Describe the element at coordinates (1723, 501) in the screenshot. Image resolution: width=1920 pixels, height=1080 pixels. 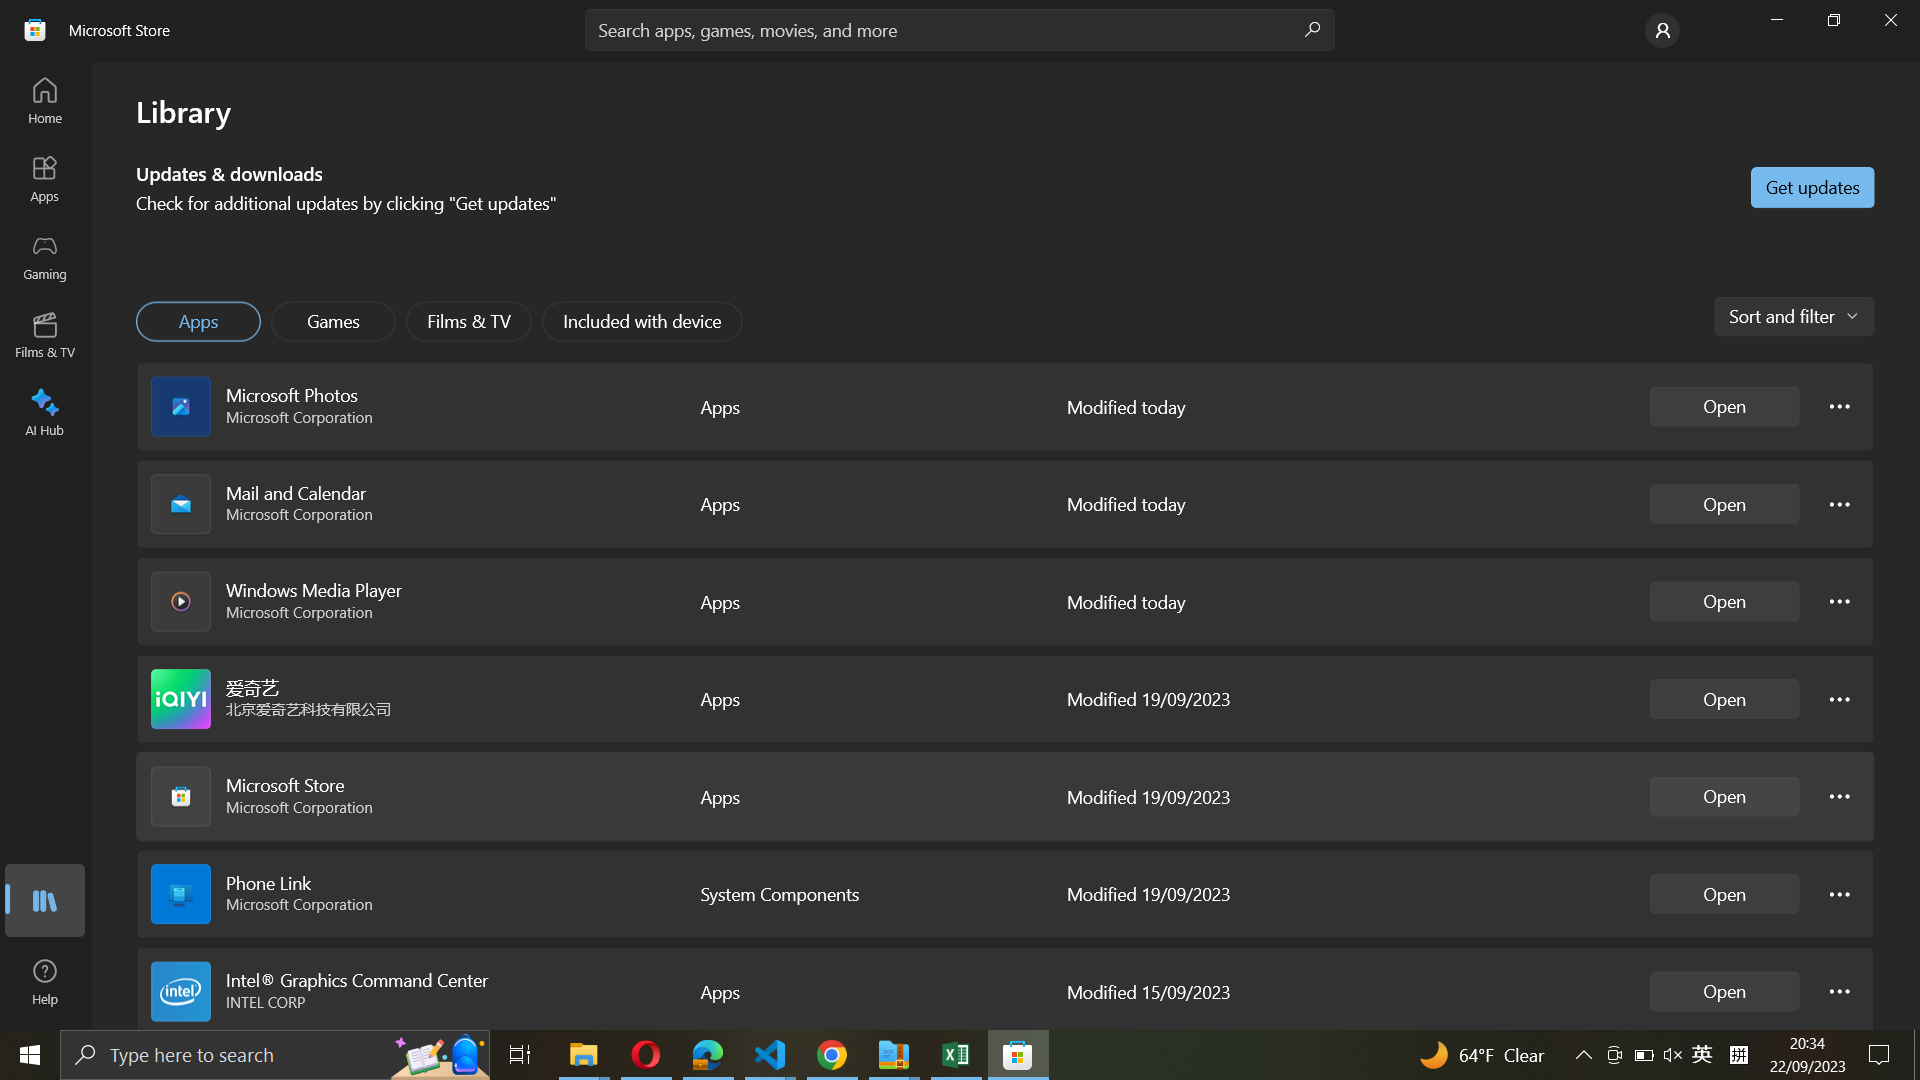
I see `Mail and Calendar program` at that location.